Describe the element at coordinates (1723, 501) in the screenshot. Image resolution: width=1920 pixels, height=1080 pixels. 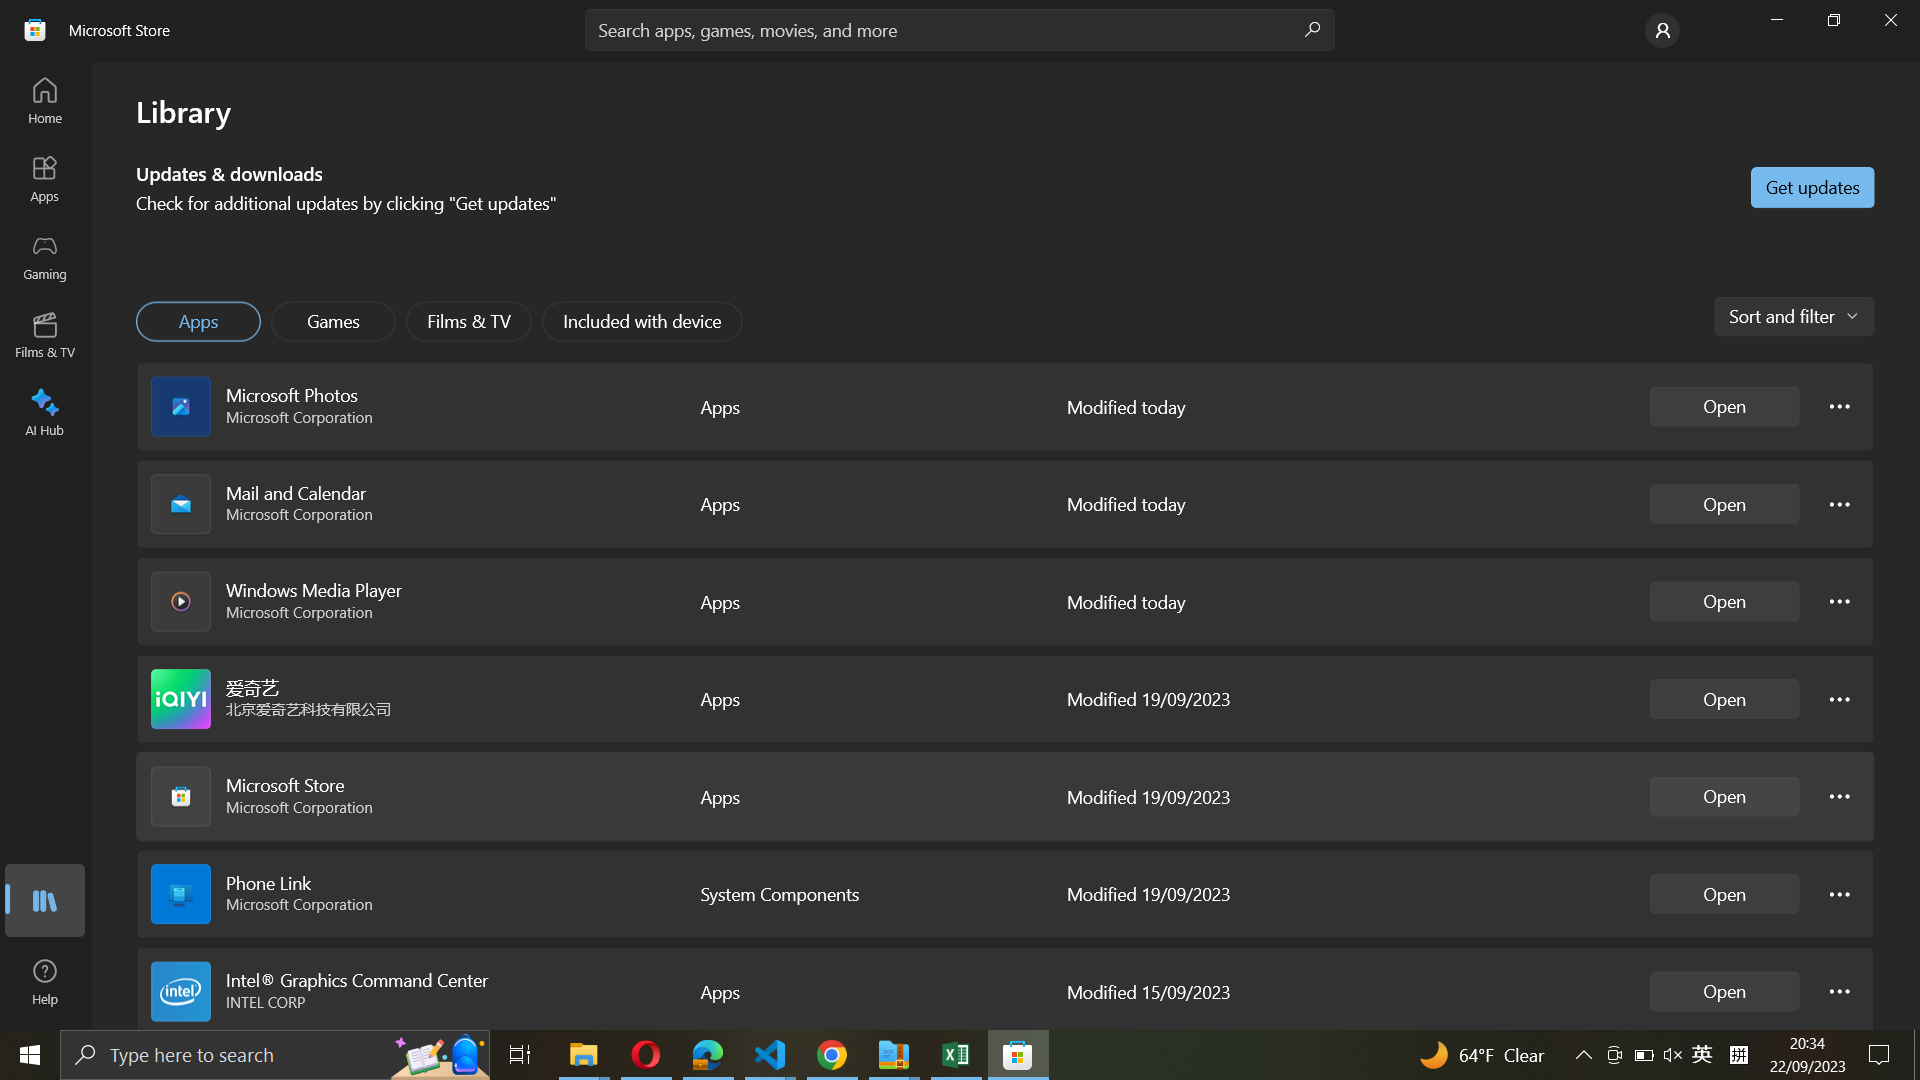
I see `Mail and Calendar program` at that location.